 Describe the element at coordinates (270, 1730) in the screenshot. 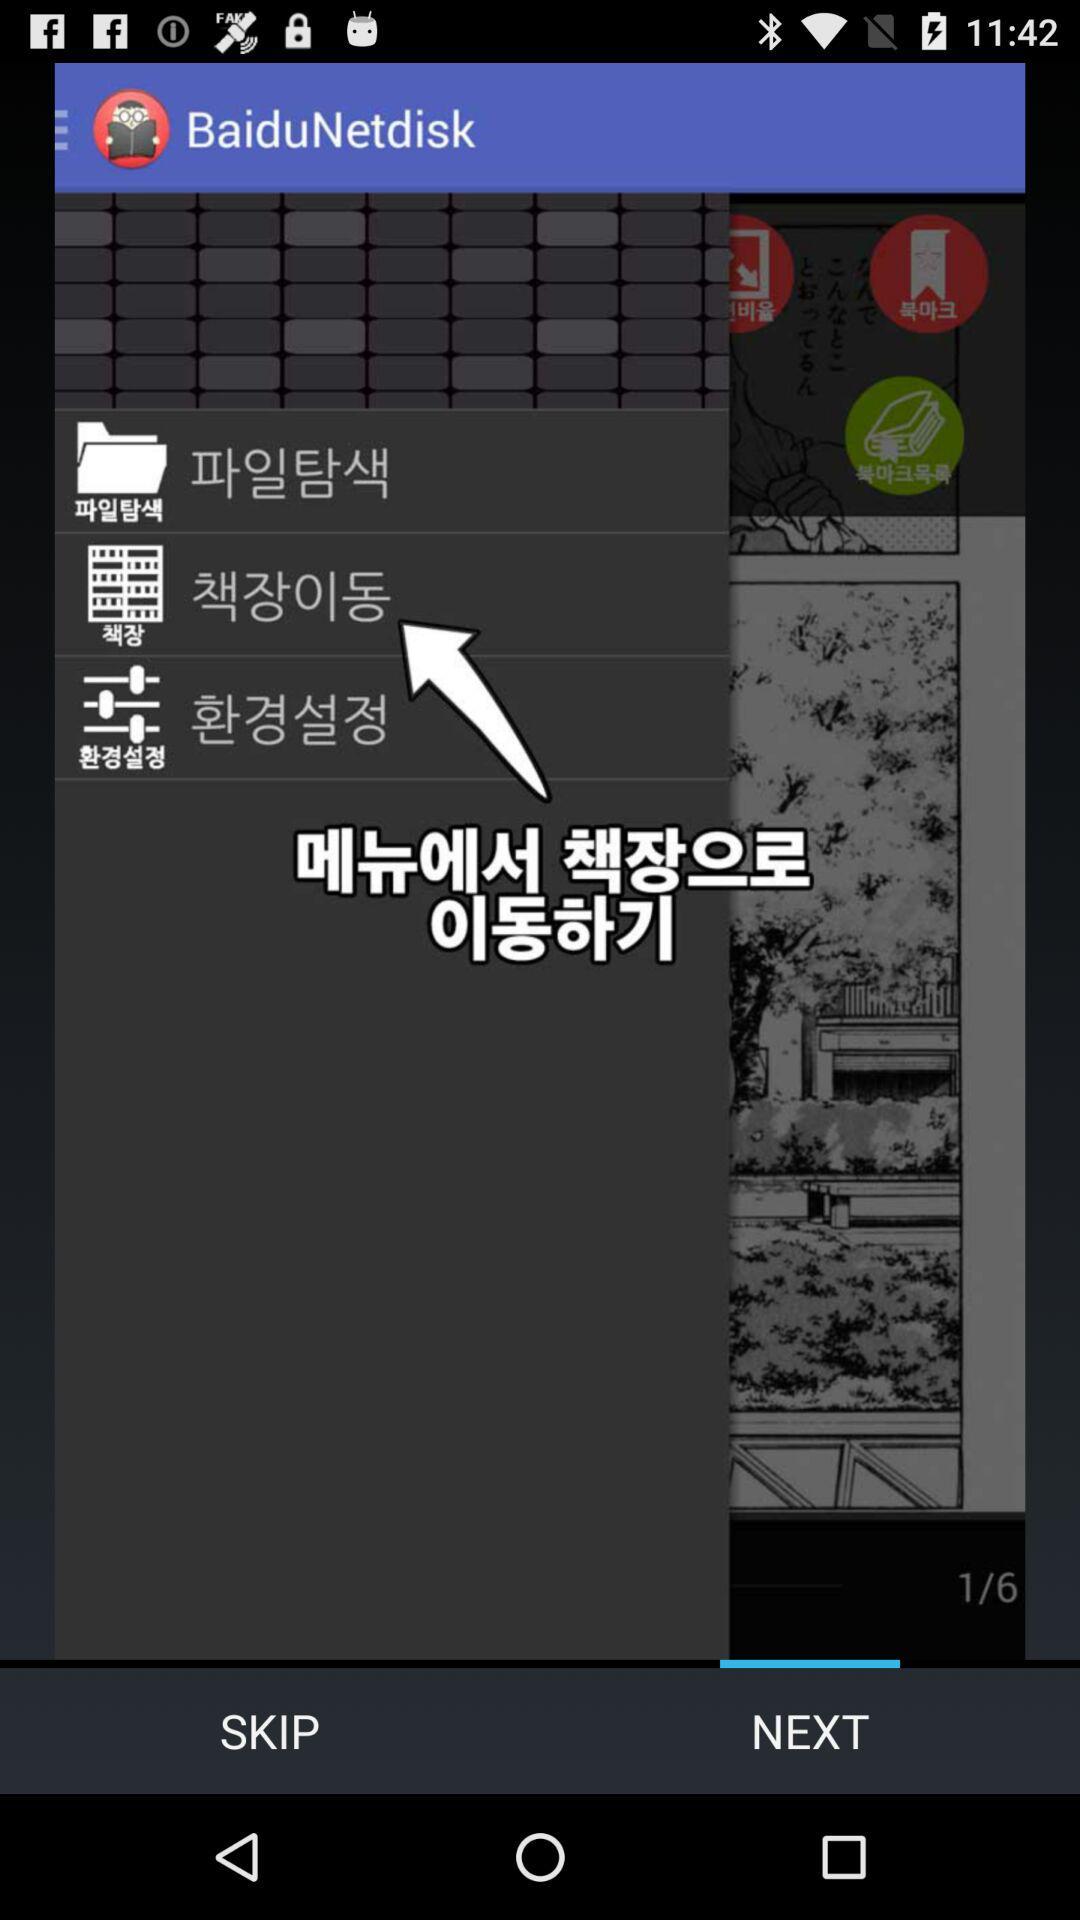

I see `icon at the bottom left corner` at that location.